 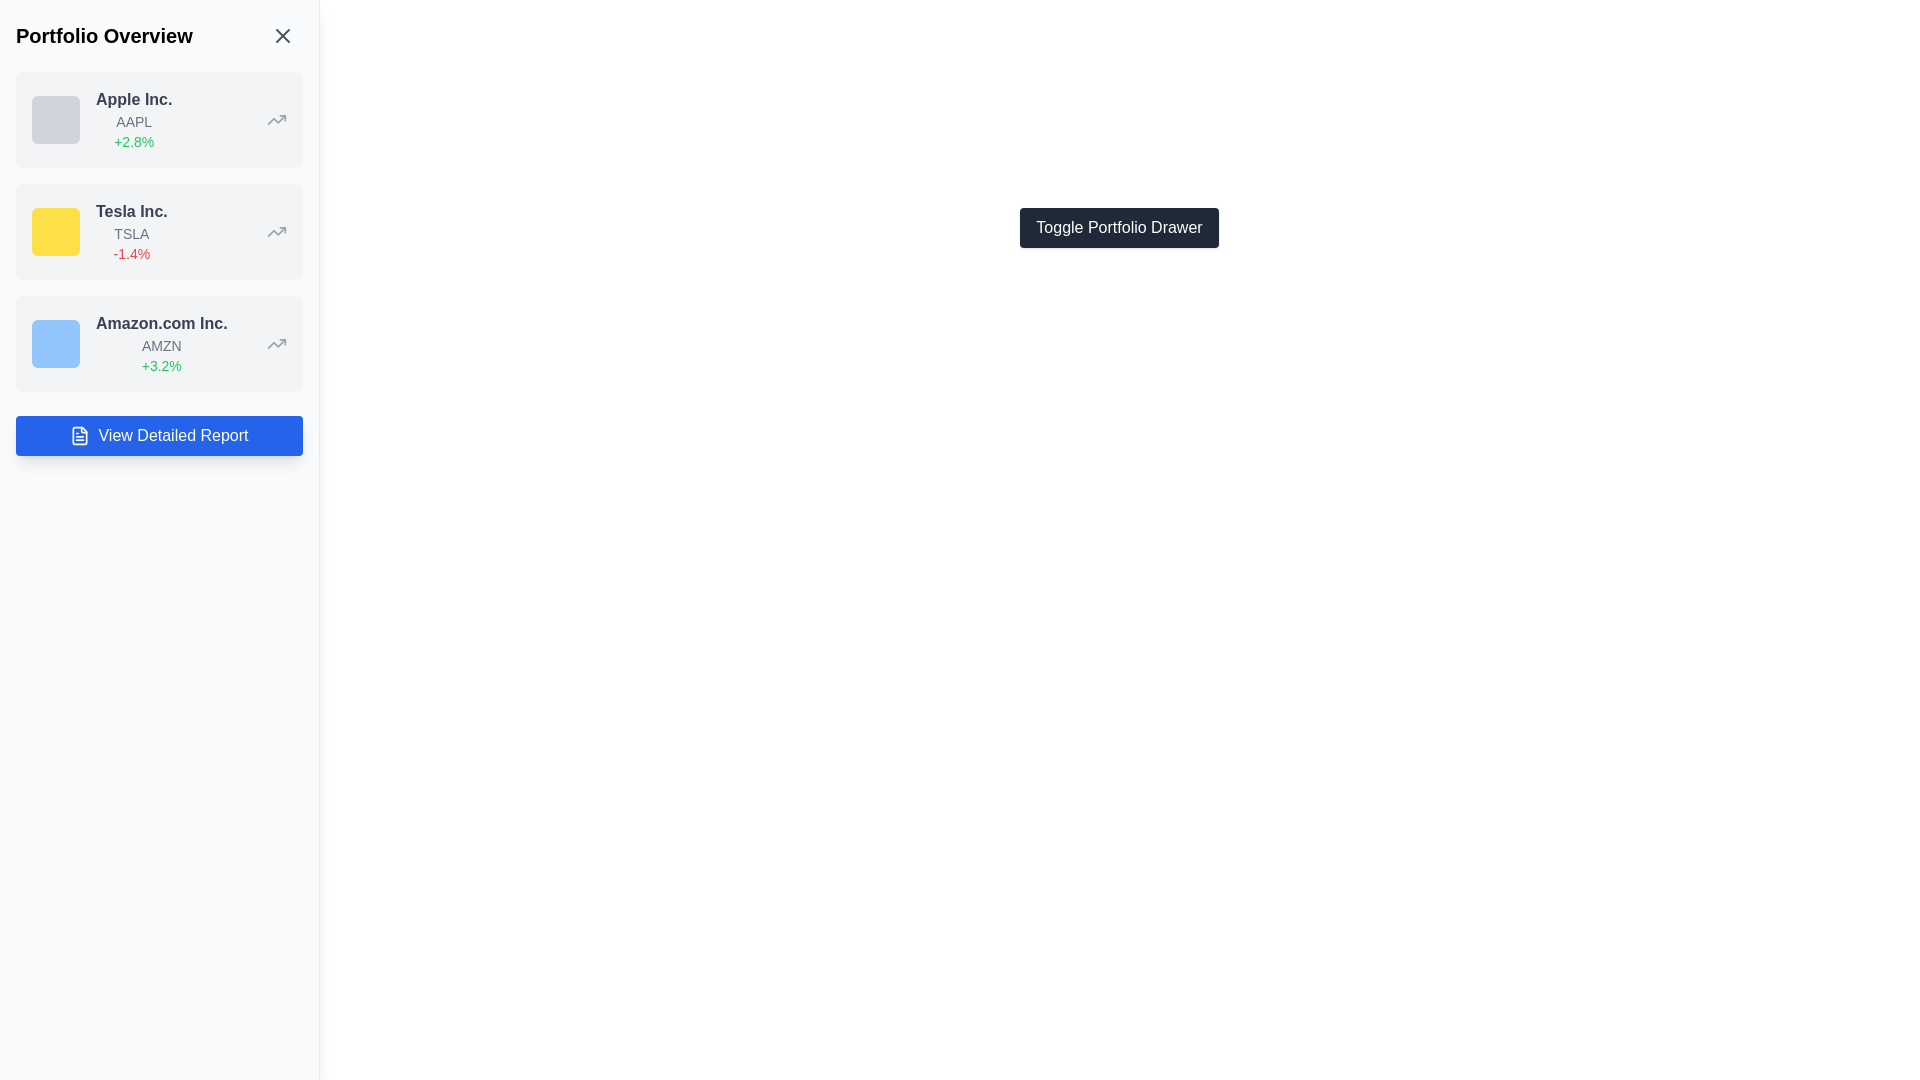 What do you see at coordinates (130, 253) in the screenshot?
I see `the Text label indicating the percentage change for 'Tesla Inc.' located in the lower portion of its grouping, specifically below the stock ticker (TSLA) and company name` at bounding box center [130, 253].